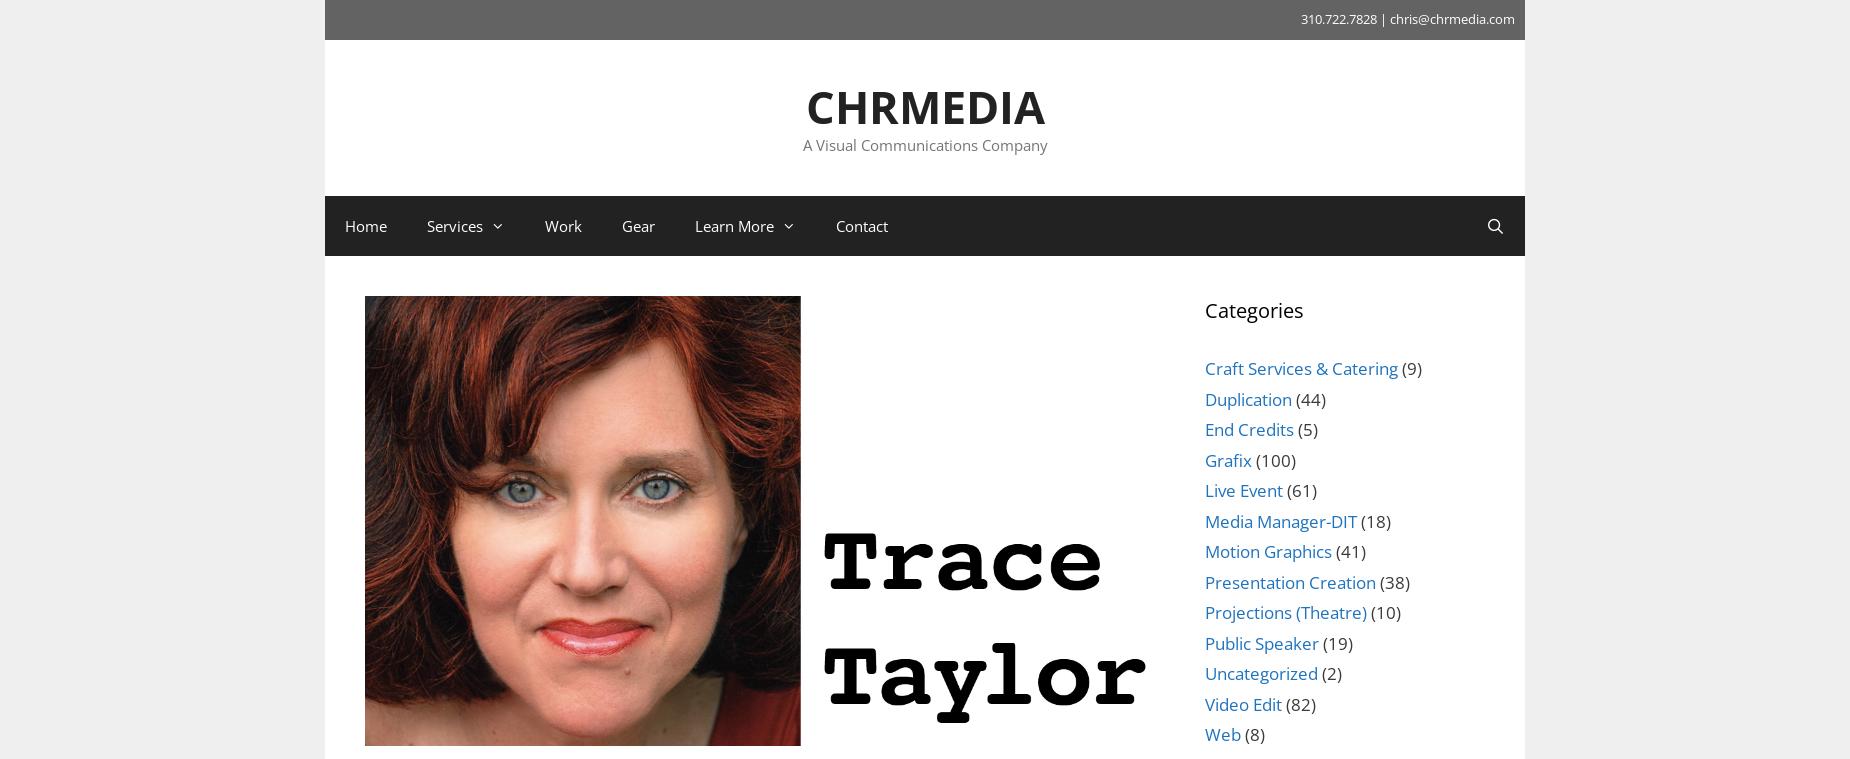 The width and height of the screenshot is (1850, 759). Describe the element at coordinates (1398, 367) in the screenshot. I see `'(9)'` at that location.